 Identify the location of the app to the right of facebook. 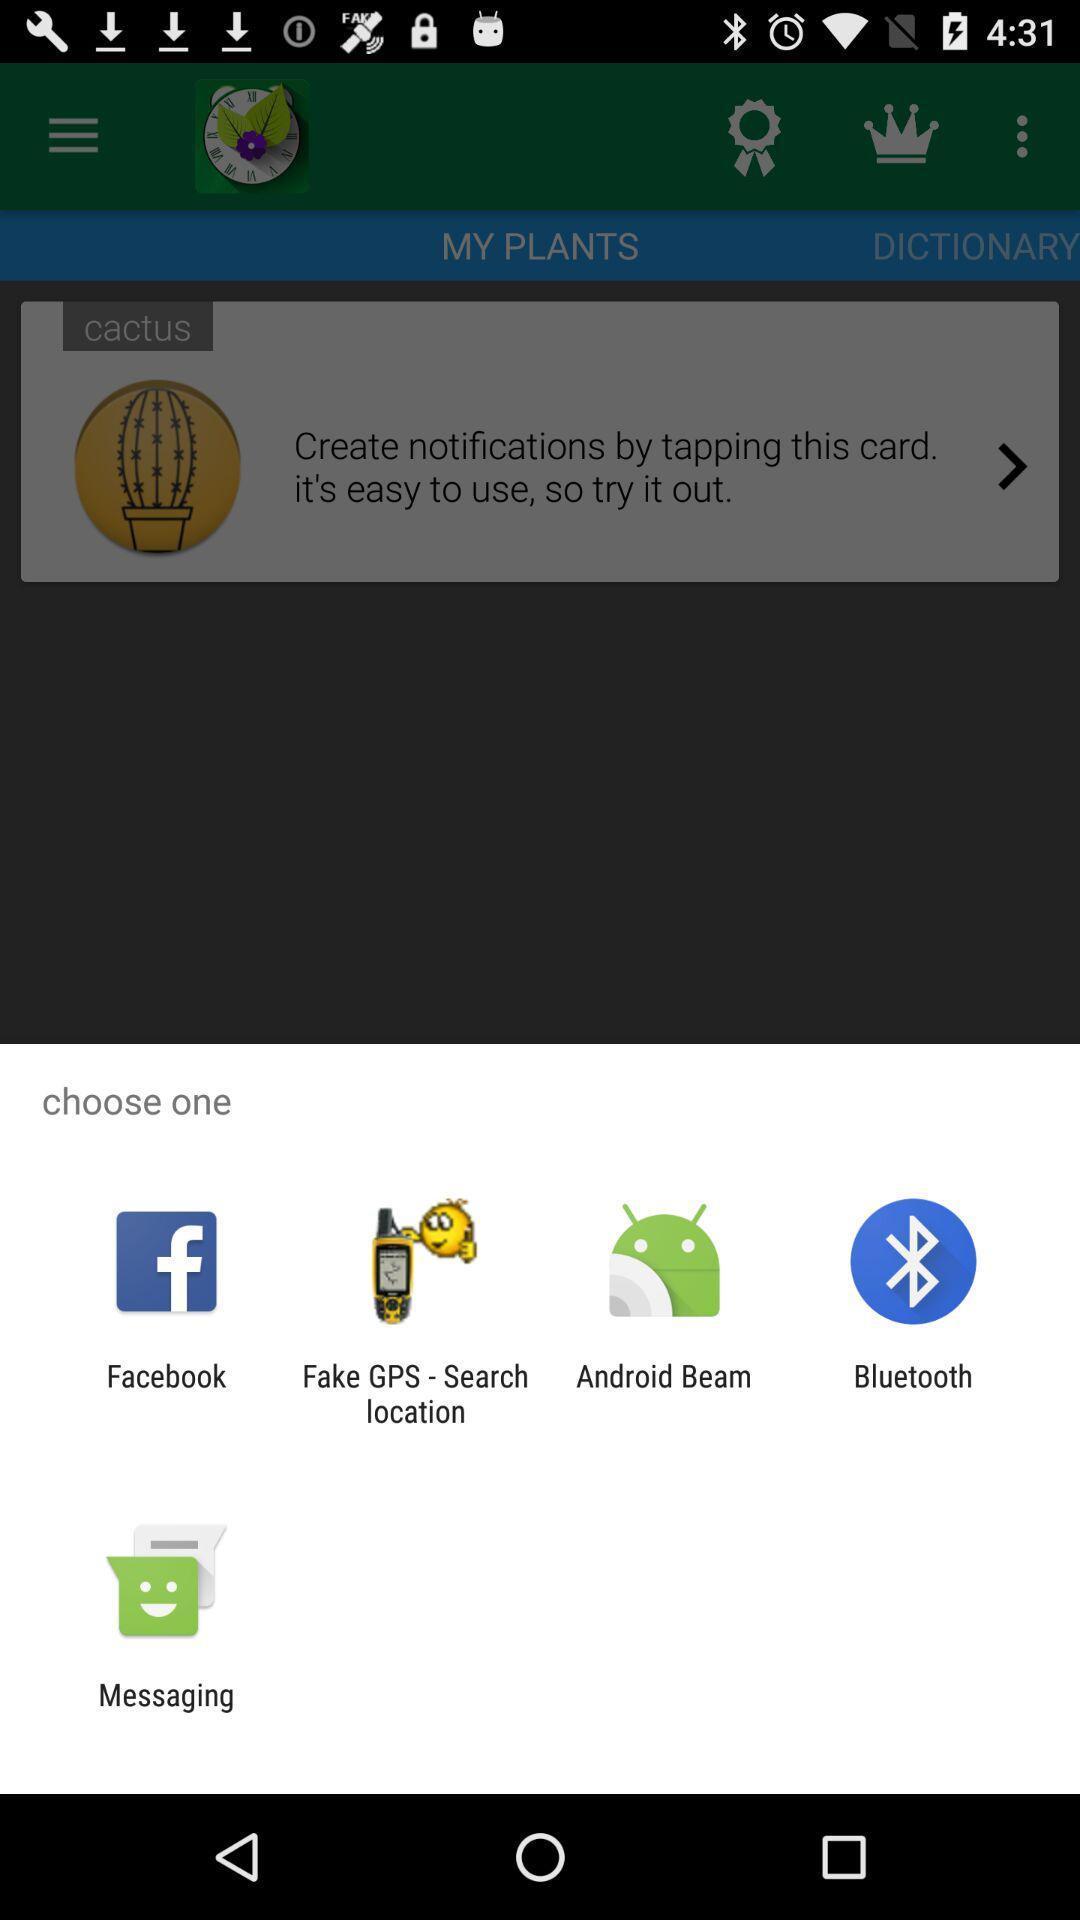
(414, 1392).